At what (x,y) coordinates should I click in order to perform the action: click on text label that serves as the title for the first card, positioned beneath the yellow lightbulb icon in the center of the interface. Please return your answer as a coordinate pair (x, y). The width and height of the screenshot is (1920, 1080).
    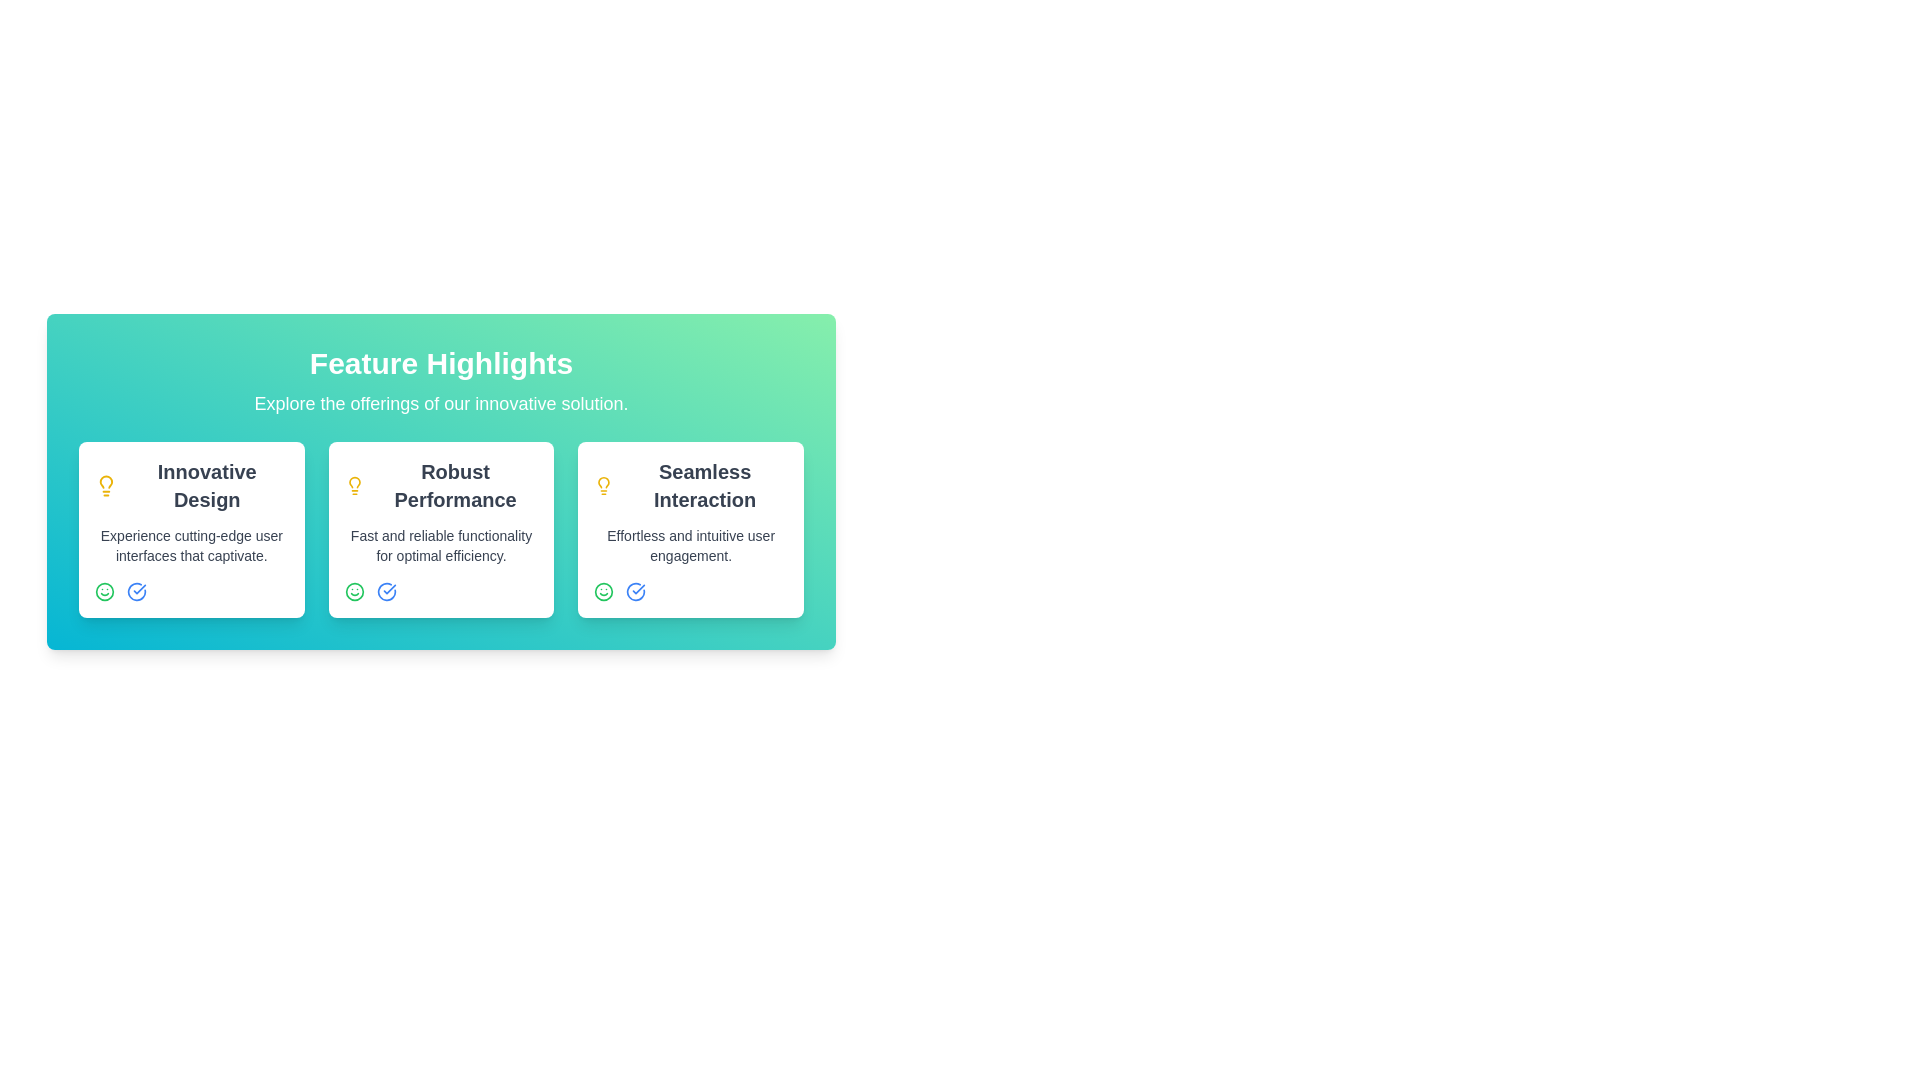
    Looking at the image, I should click on (207, 486).